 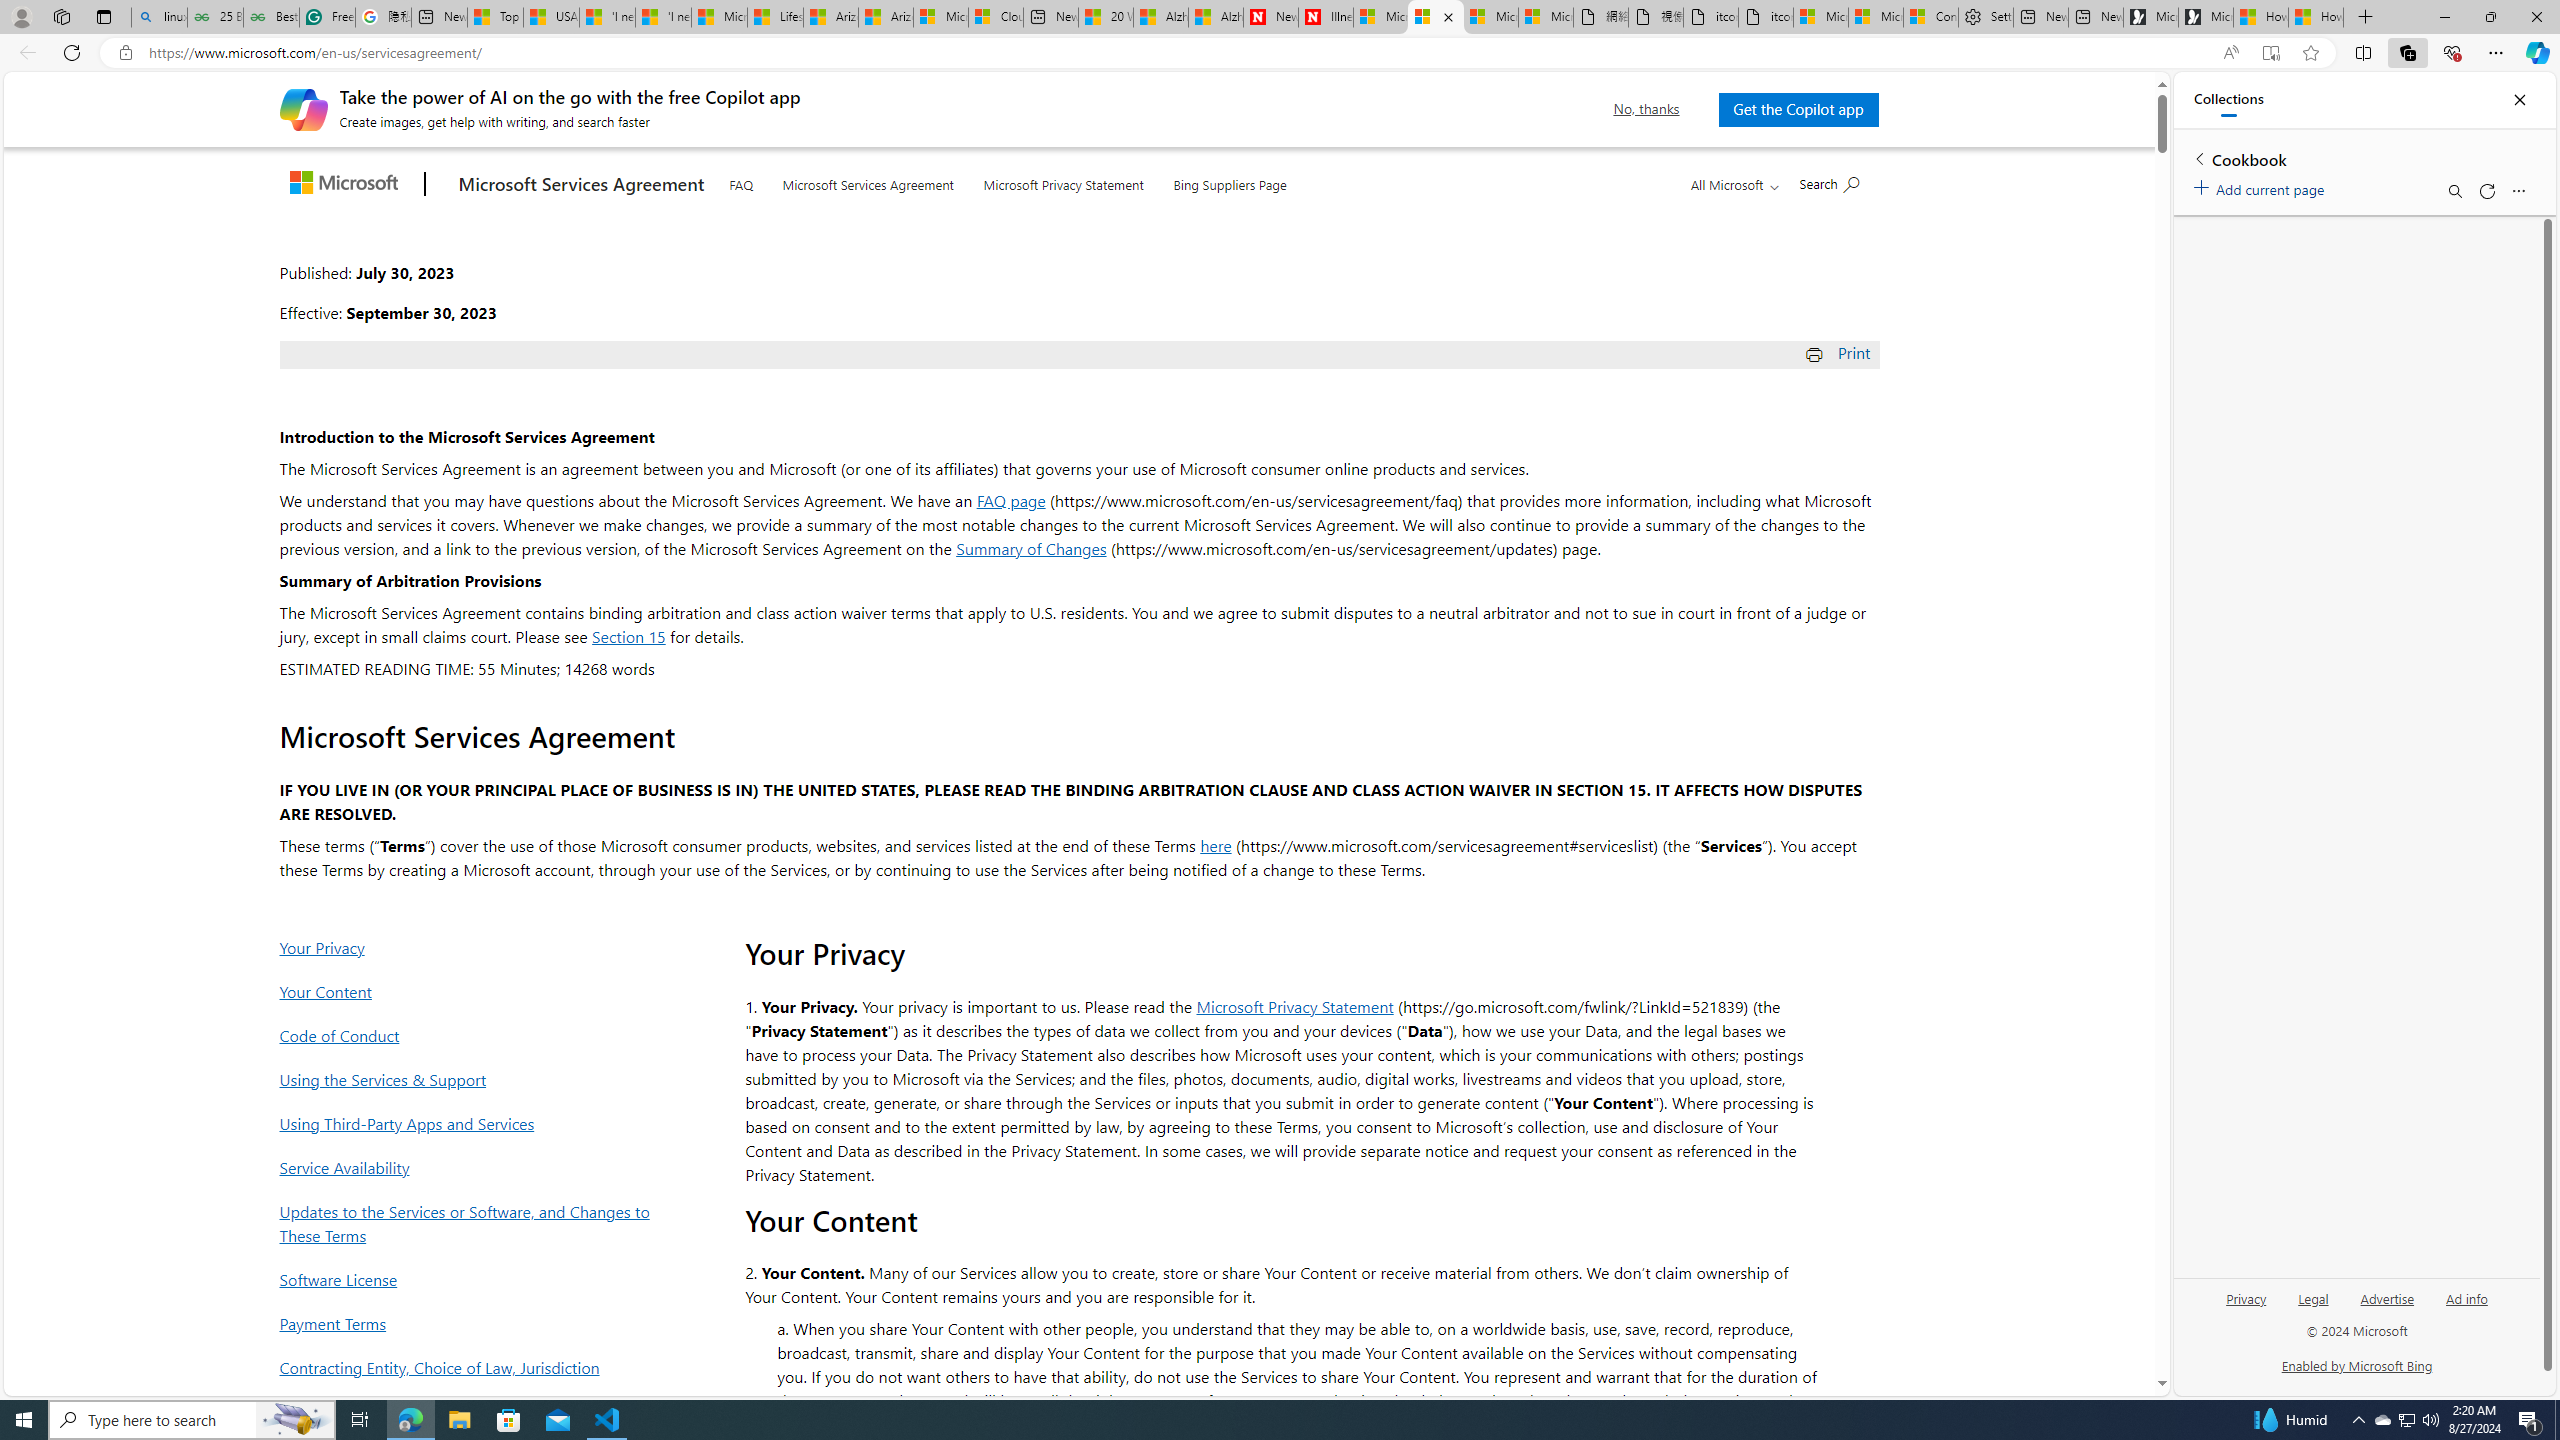 I want to click on 'Get the Copilot app ', so click(x=1797, y=108).